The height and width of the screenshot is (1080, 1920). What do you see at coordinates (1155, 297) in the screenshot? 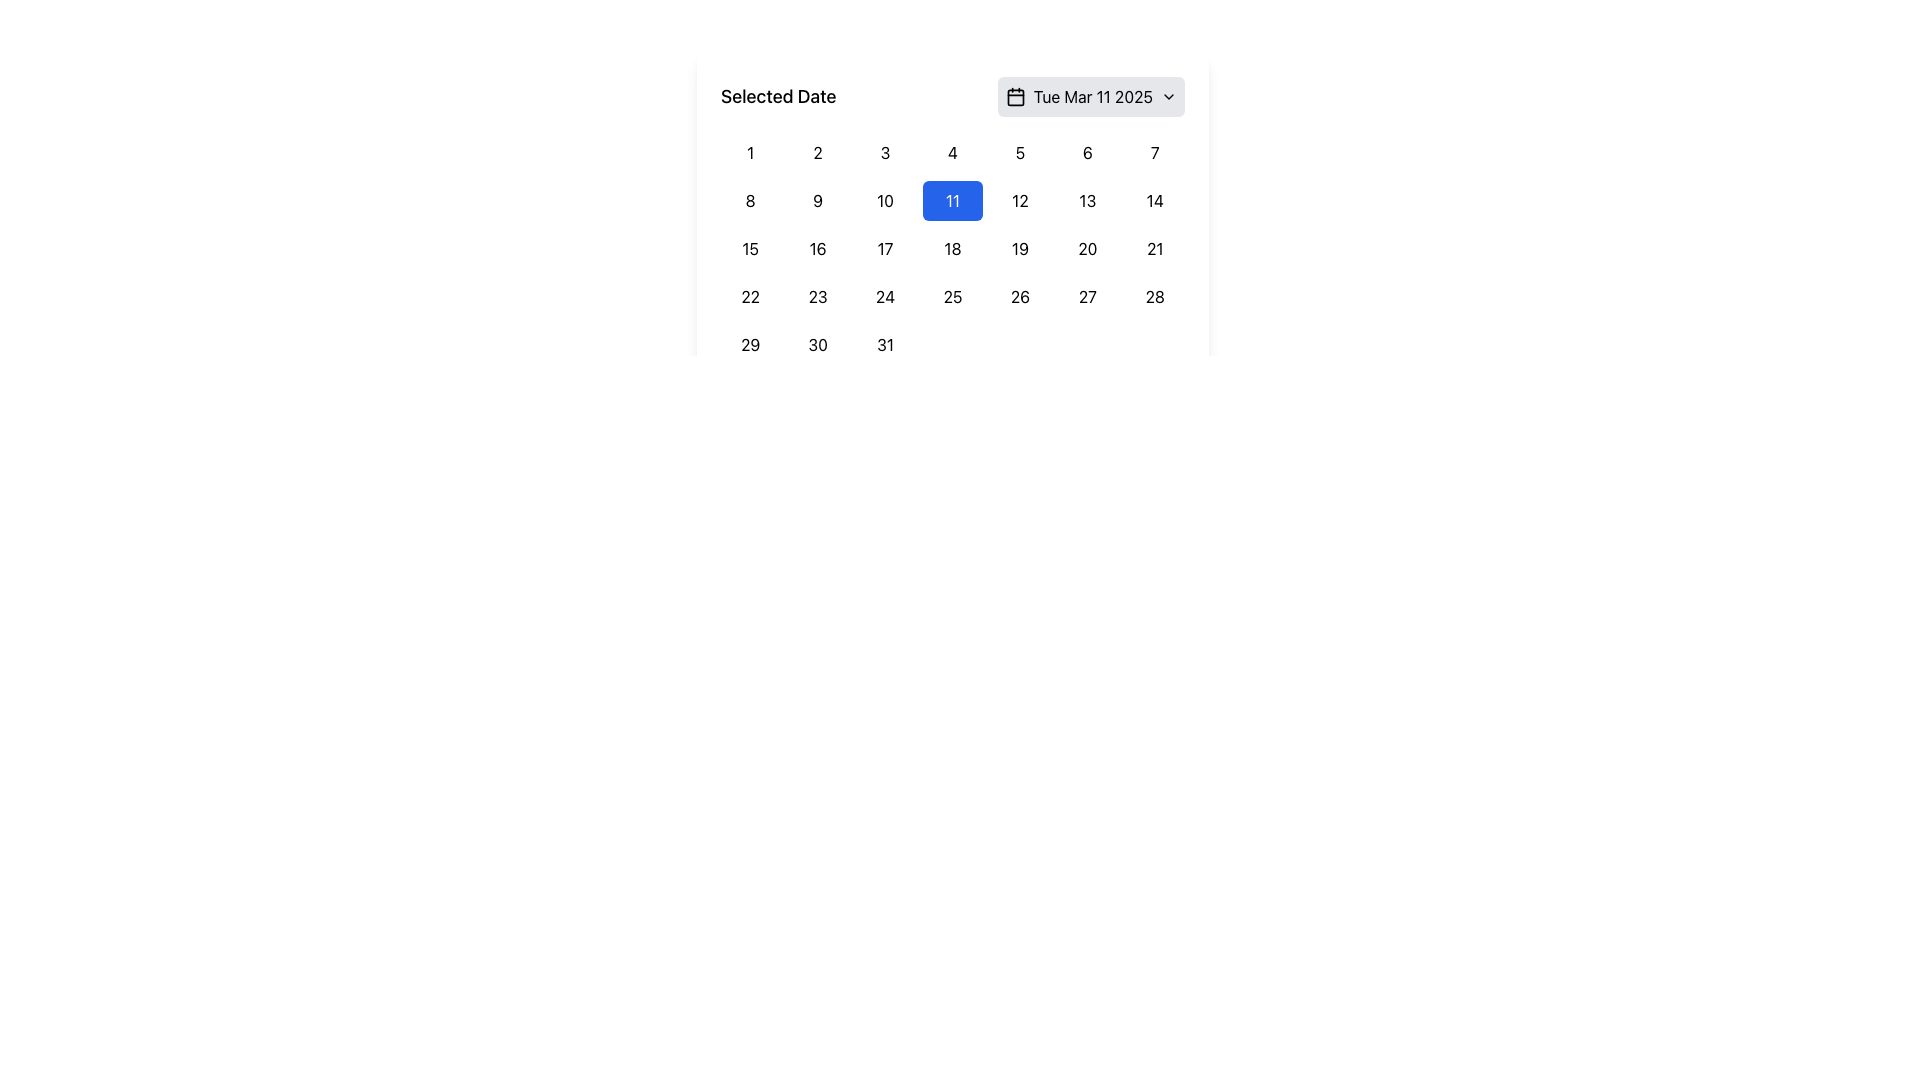
I see `the calendar date cell representing the date '28'` at bounding box center [1155, 297].